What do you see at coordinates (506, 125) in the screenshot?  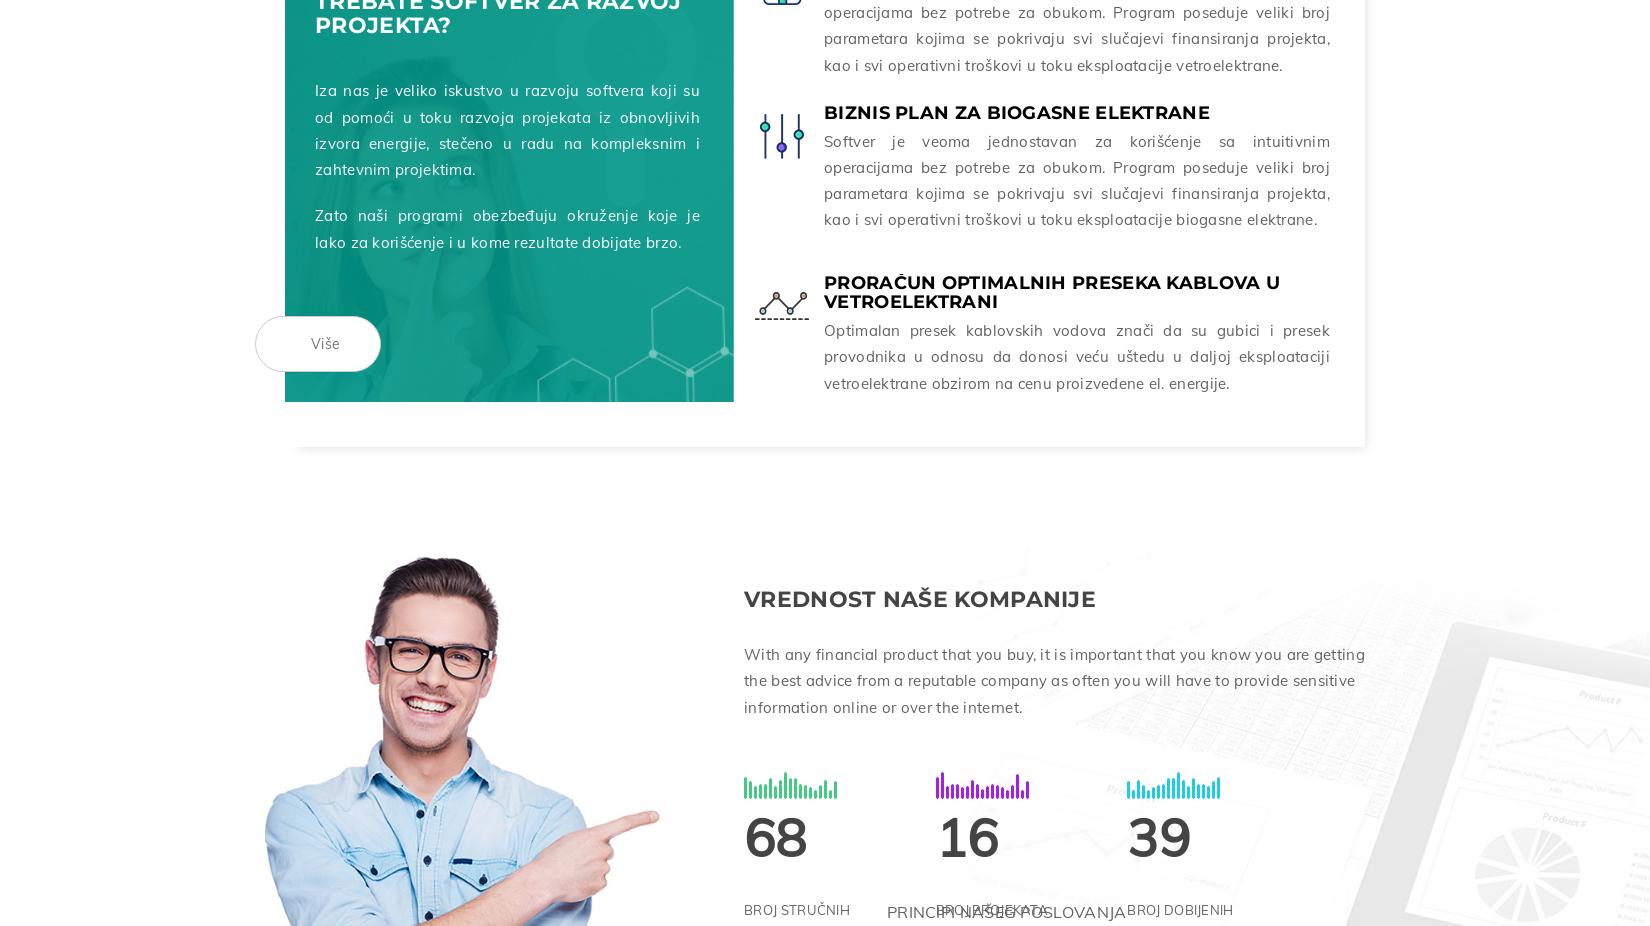 I see `'Iza nas je veliko iskustvo u razvoju softvera koji su od pomoći u toku razvoja projekata iz obnovljivih izvora energije, stečeno u radu na kompleksnim i zahtevnim projektima.'` at bounding box center [506, 125].